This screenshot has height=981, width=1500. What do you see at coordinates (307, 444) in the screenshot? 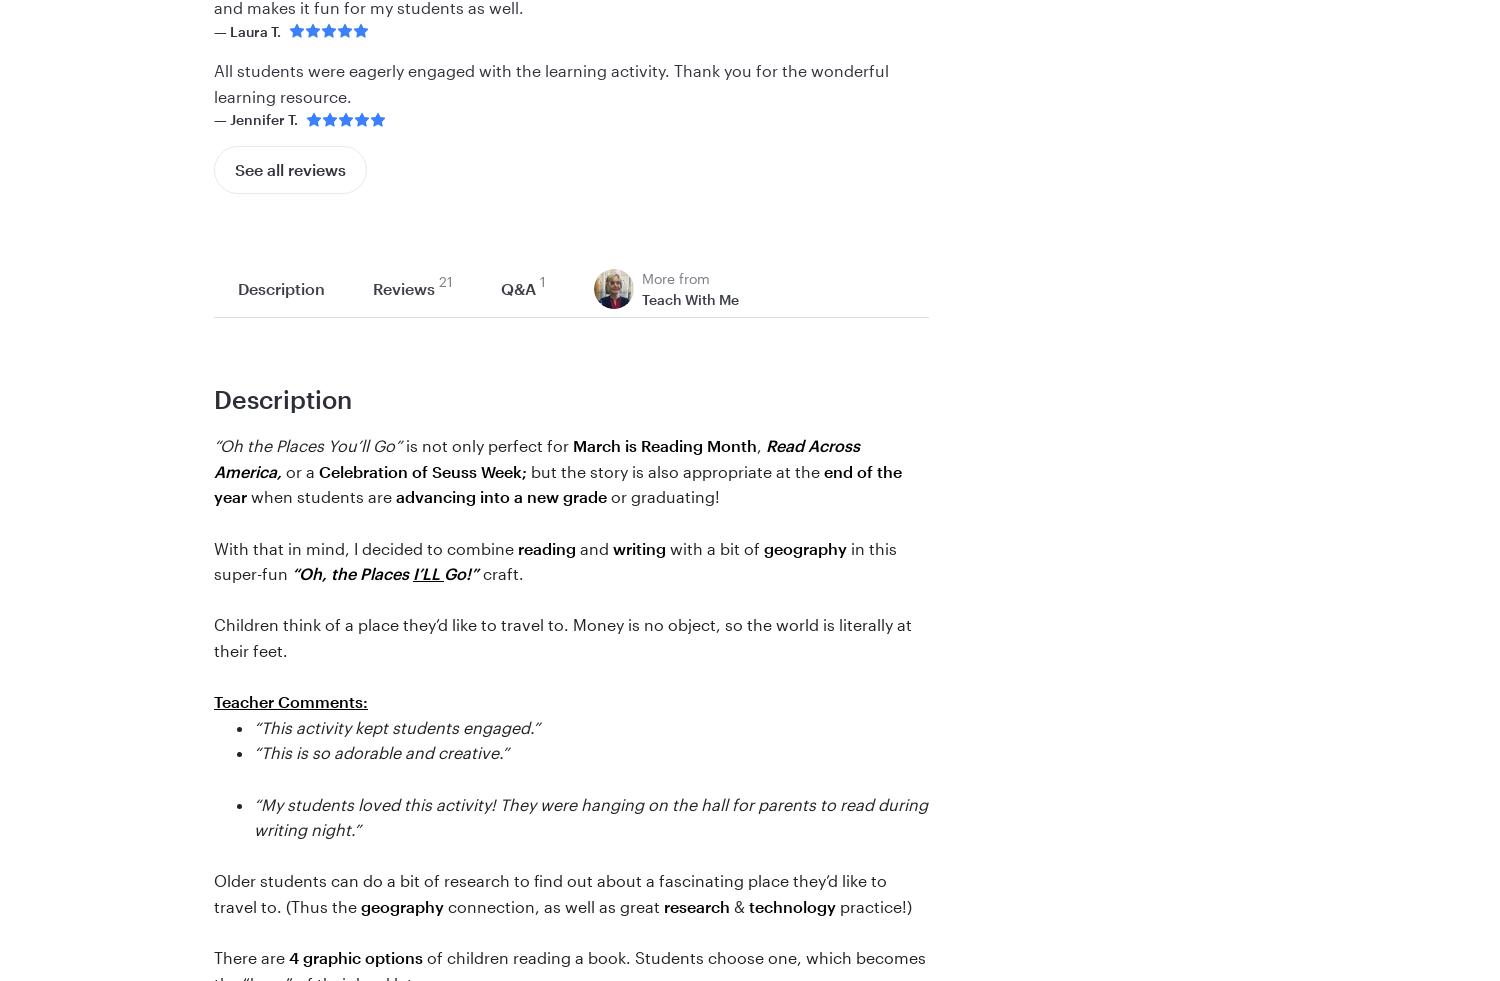
I see `'“Oh the Places You’ll Go”'` at bounding box center [307, 444].